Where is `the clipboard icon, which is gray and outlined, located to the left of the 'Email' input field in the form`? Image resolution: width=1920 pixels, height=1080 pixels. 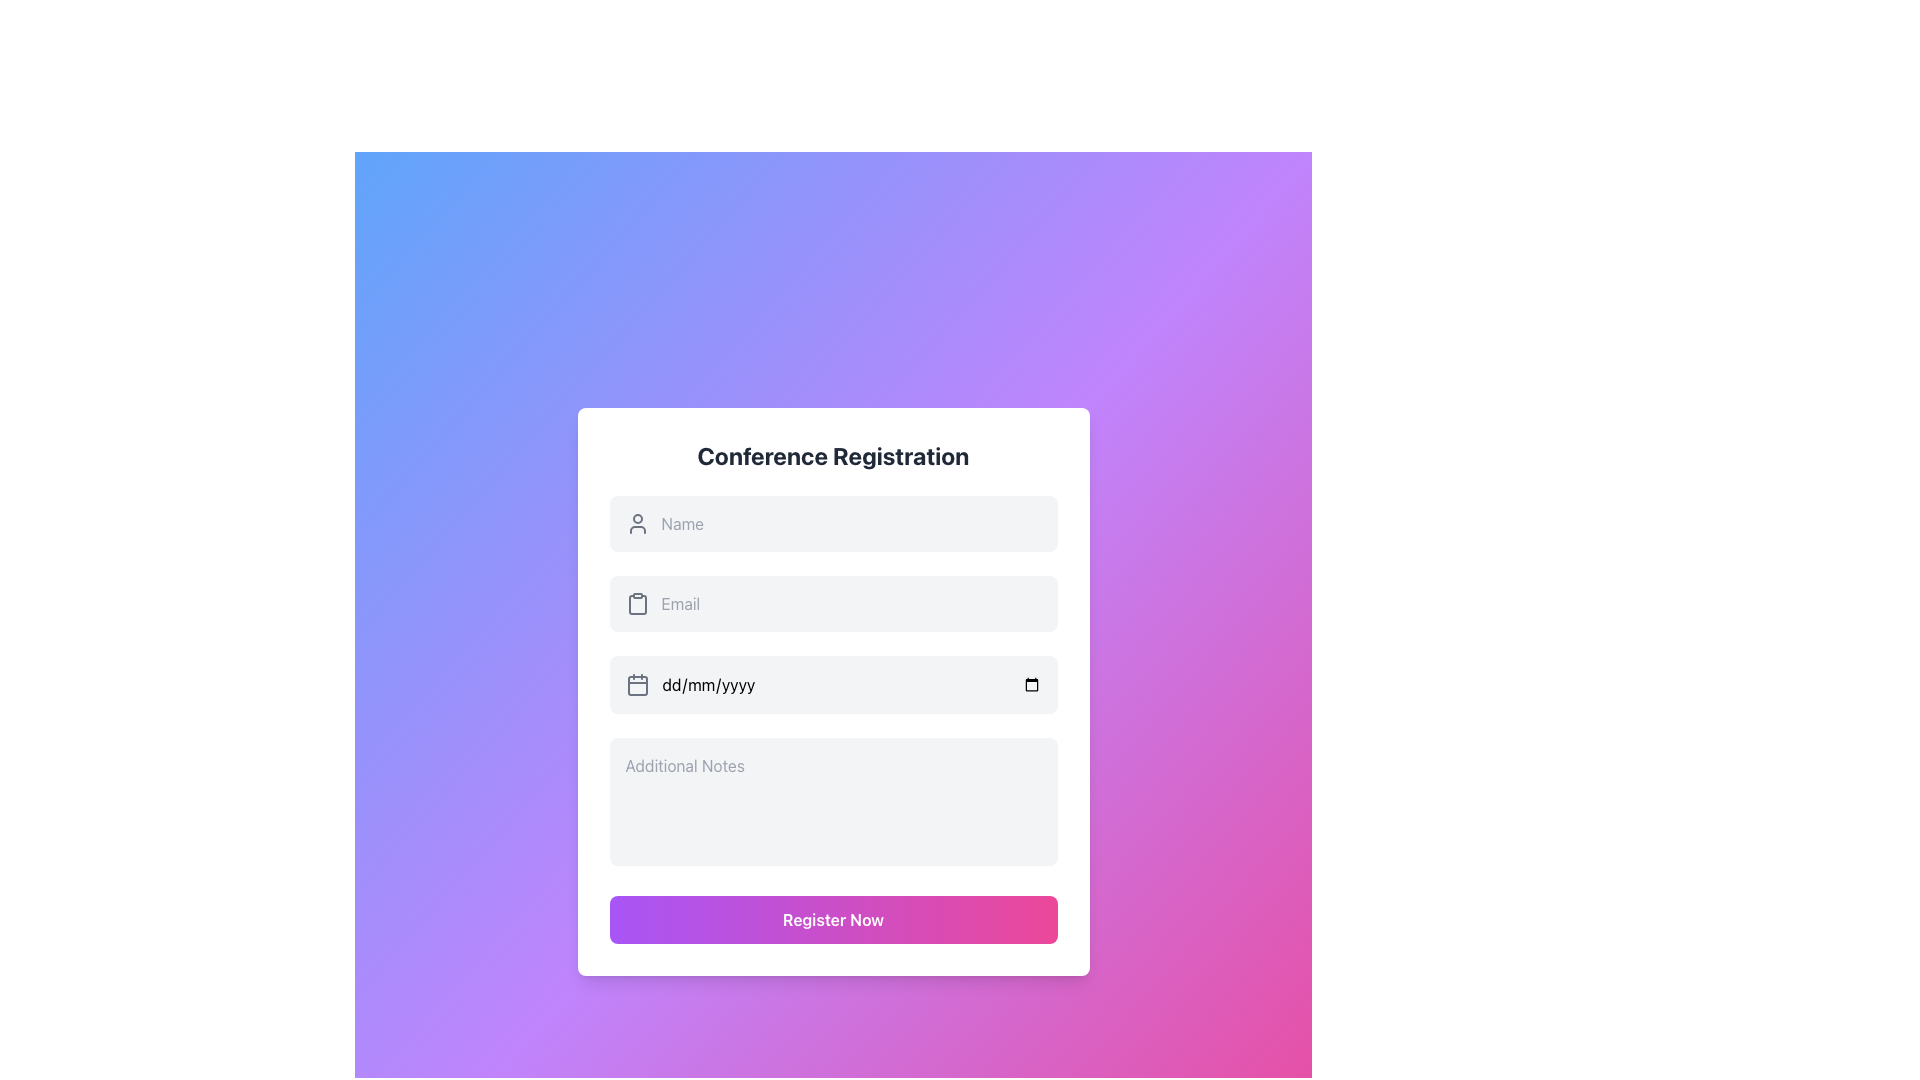 the clipboard icon, which is gray and outlined, located to the left of the 'Email' input field in the form is located at coordinates (636, 603).